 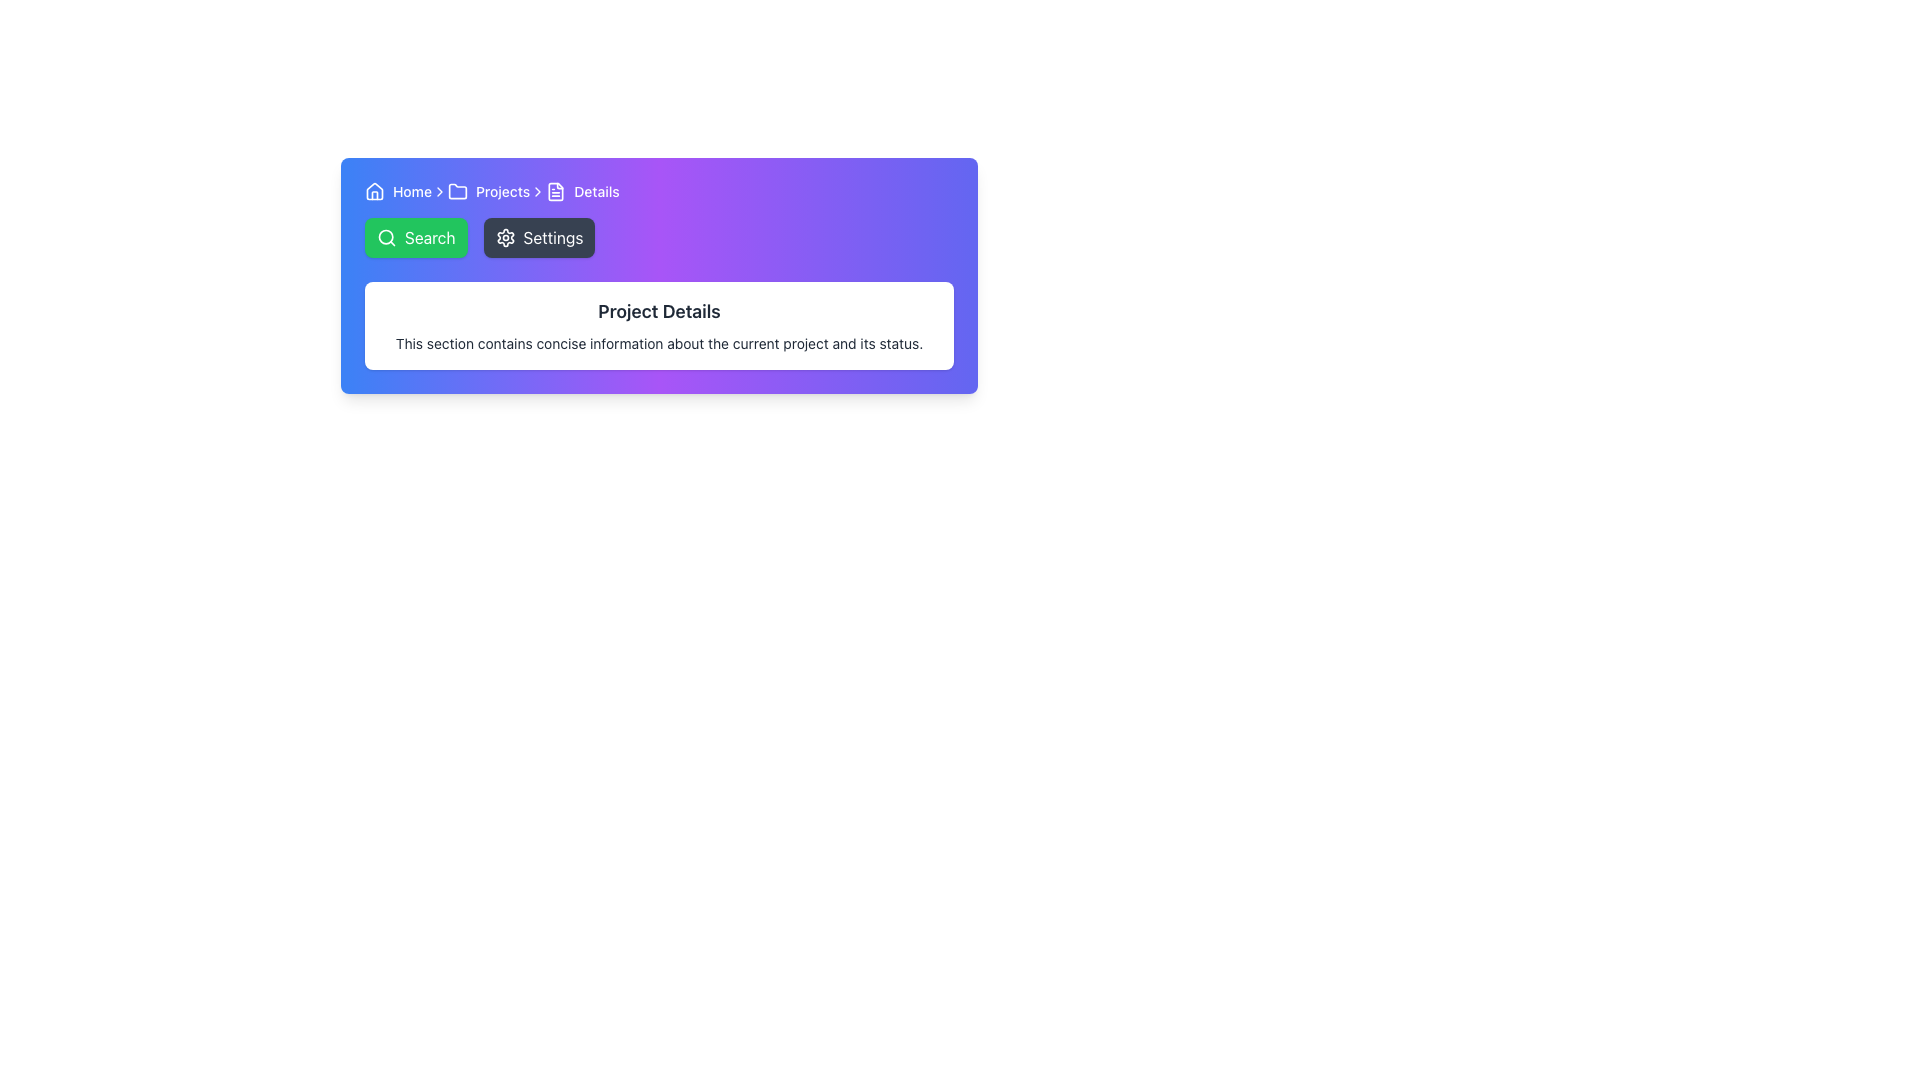 What do you see at coordinates (503, 192) in the screenshot?
I see `the 'Projects' text label, which is styled in white against a vibrant purple background` at bounding box center [503, 192].